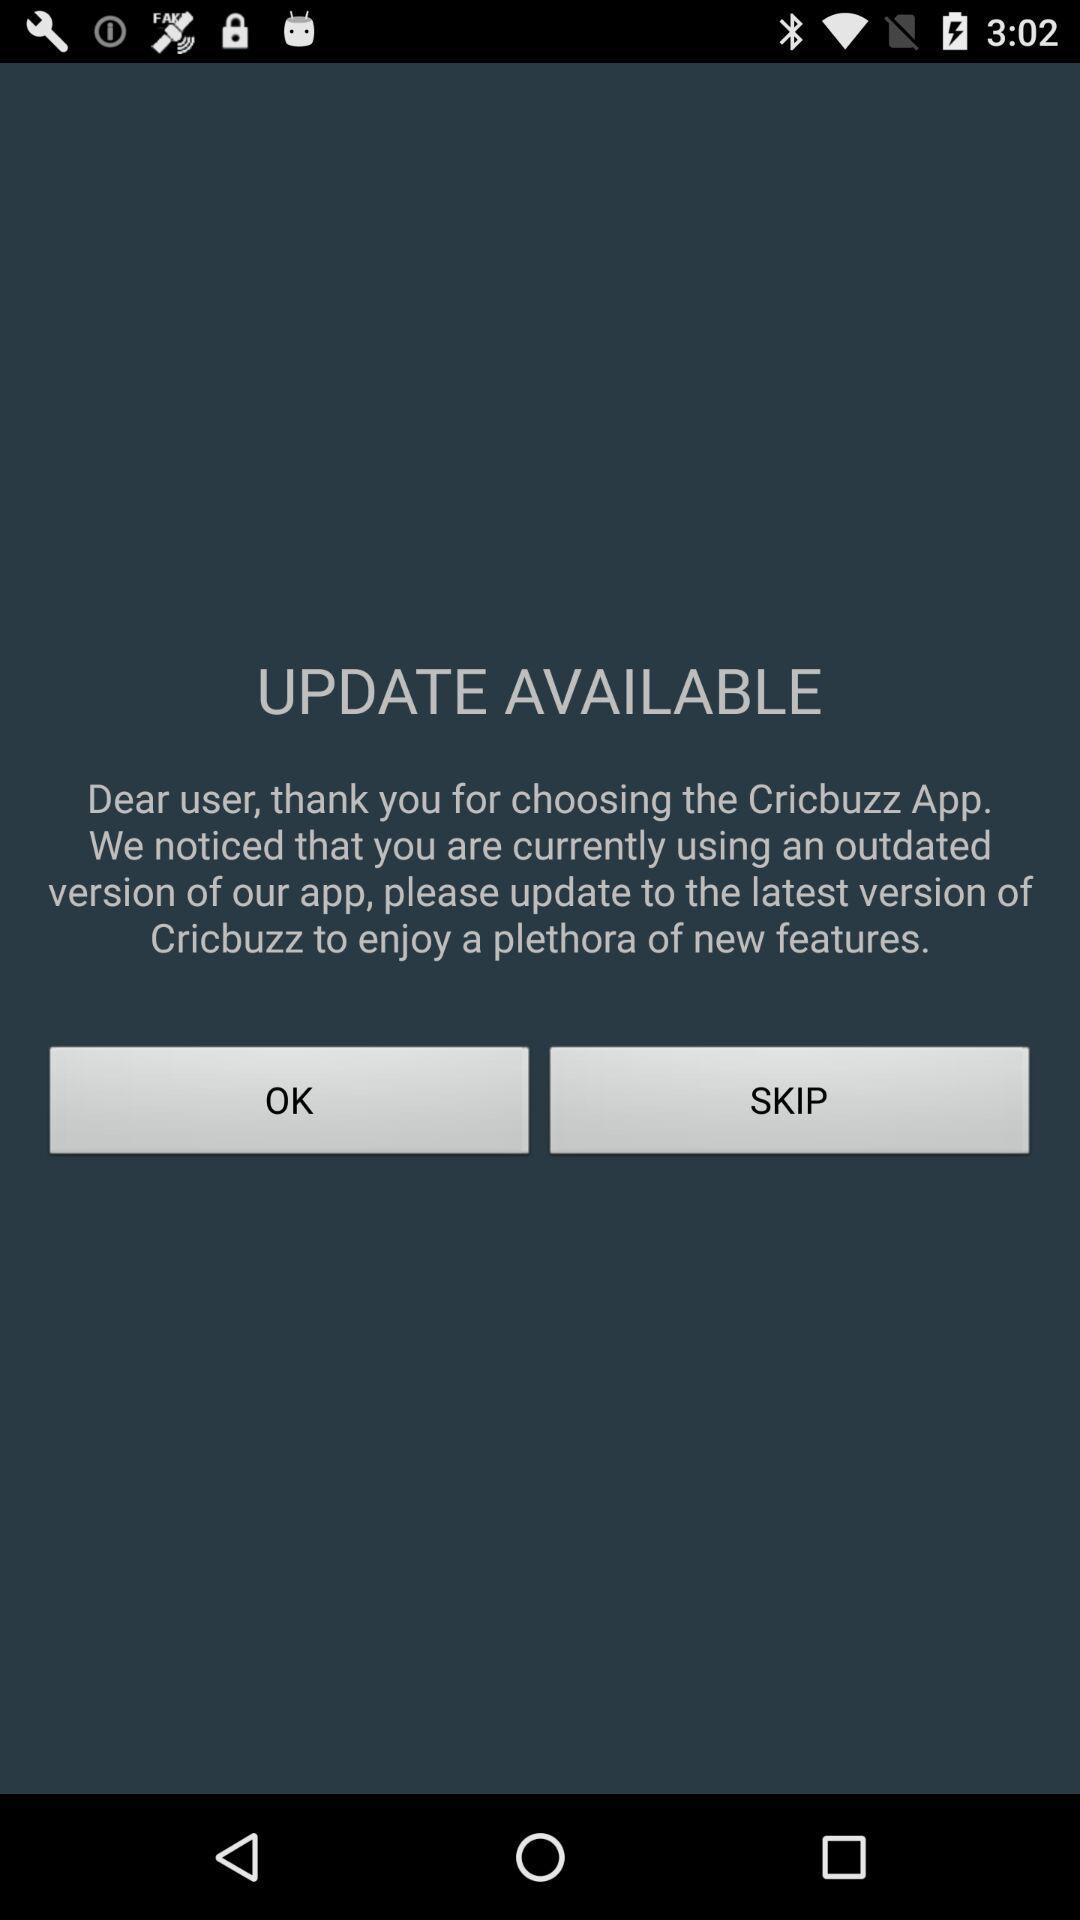  What do you see at coordinates (789, 1105) in the screenshot?
I see `the item to the right of ok` at bounding box center [789, 1105].